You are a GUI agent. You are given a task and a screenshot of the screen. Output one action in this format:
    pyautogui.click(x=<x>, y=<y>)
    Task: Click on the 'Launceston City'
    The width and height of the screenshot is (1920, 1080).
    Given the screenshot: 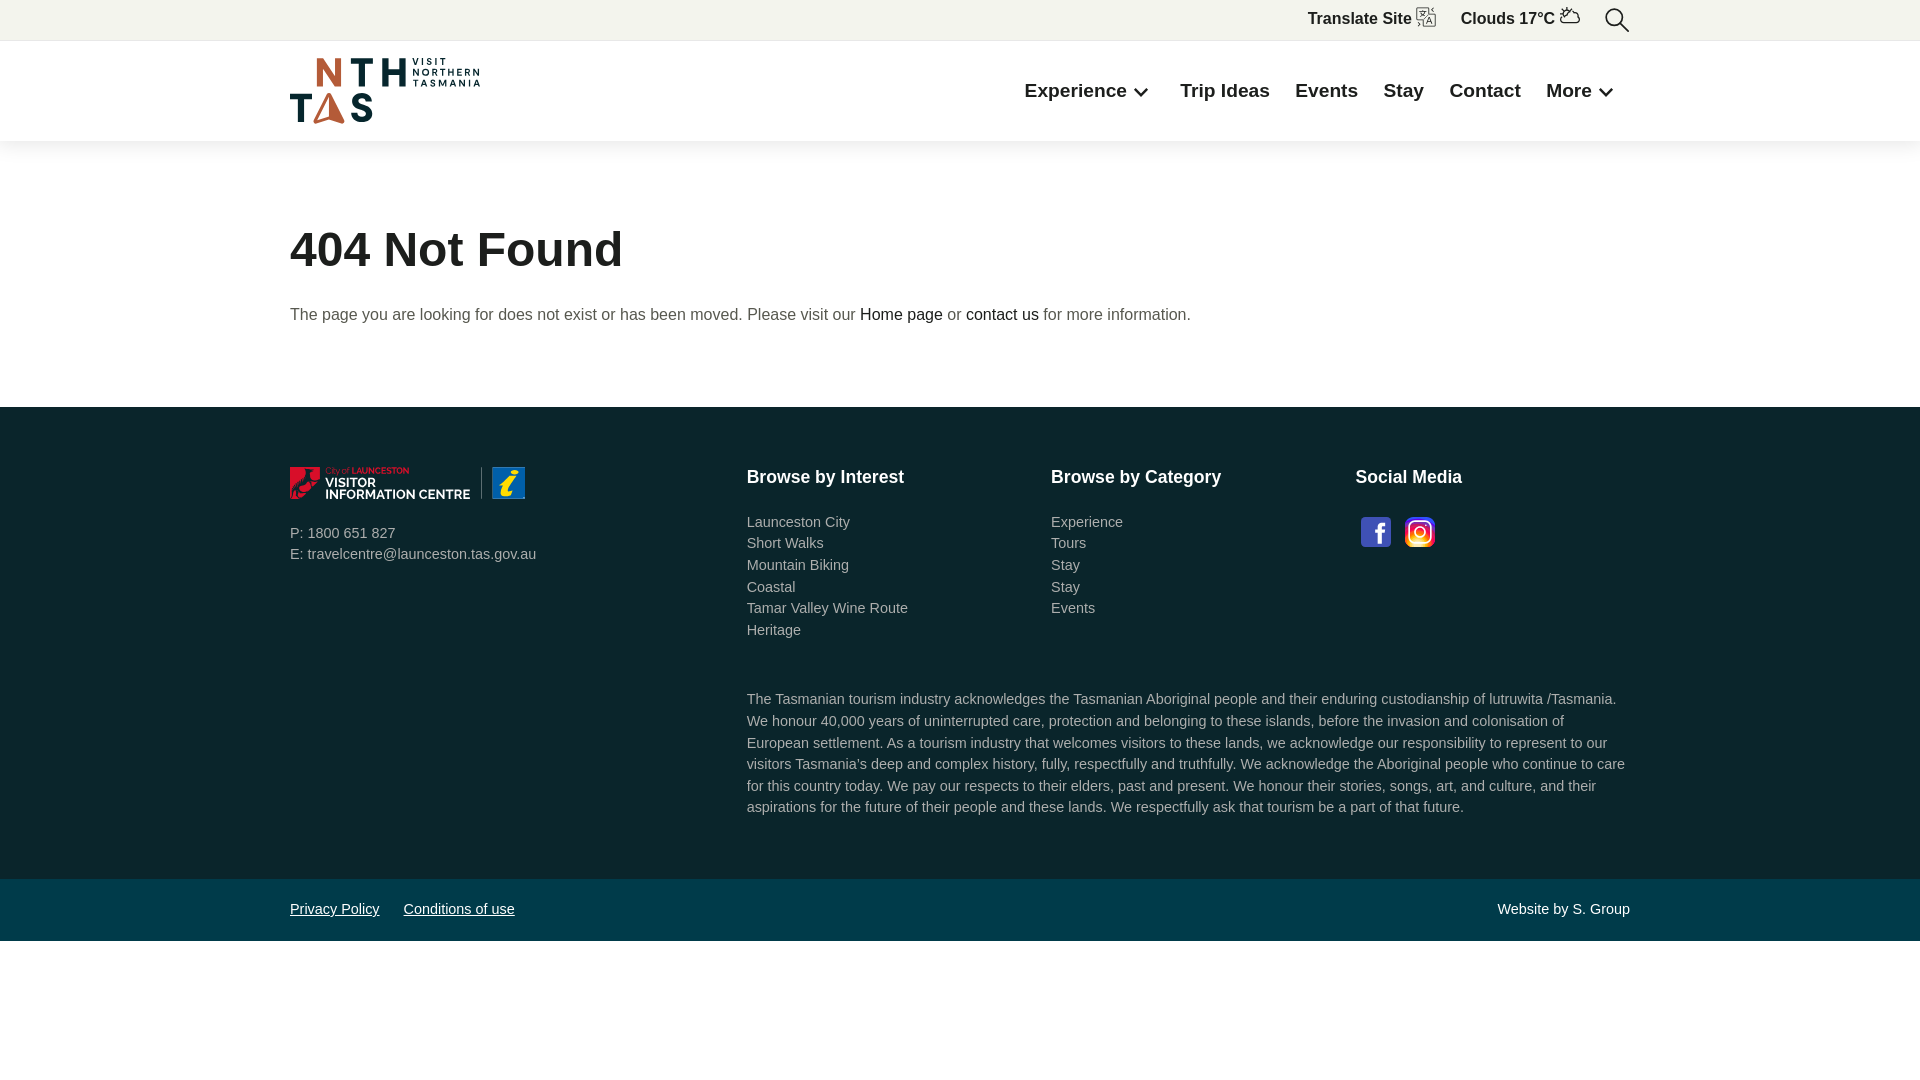 What is the action you would take?
    pyautogui.click(x=746, y=520)
    